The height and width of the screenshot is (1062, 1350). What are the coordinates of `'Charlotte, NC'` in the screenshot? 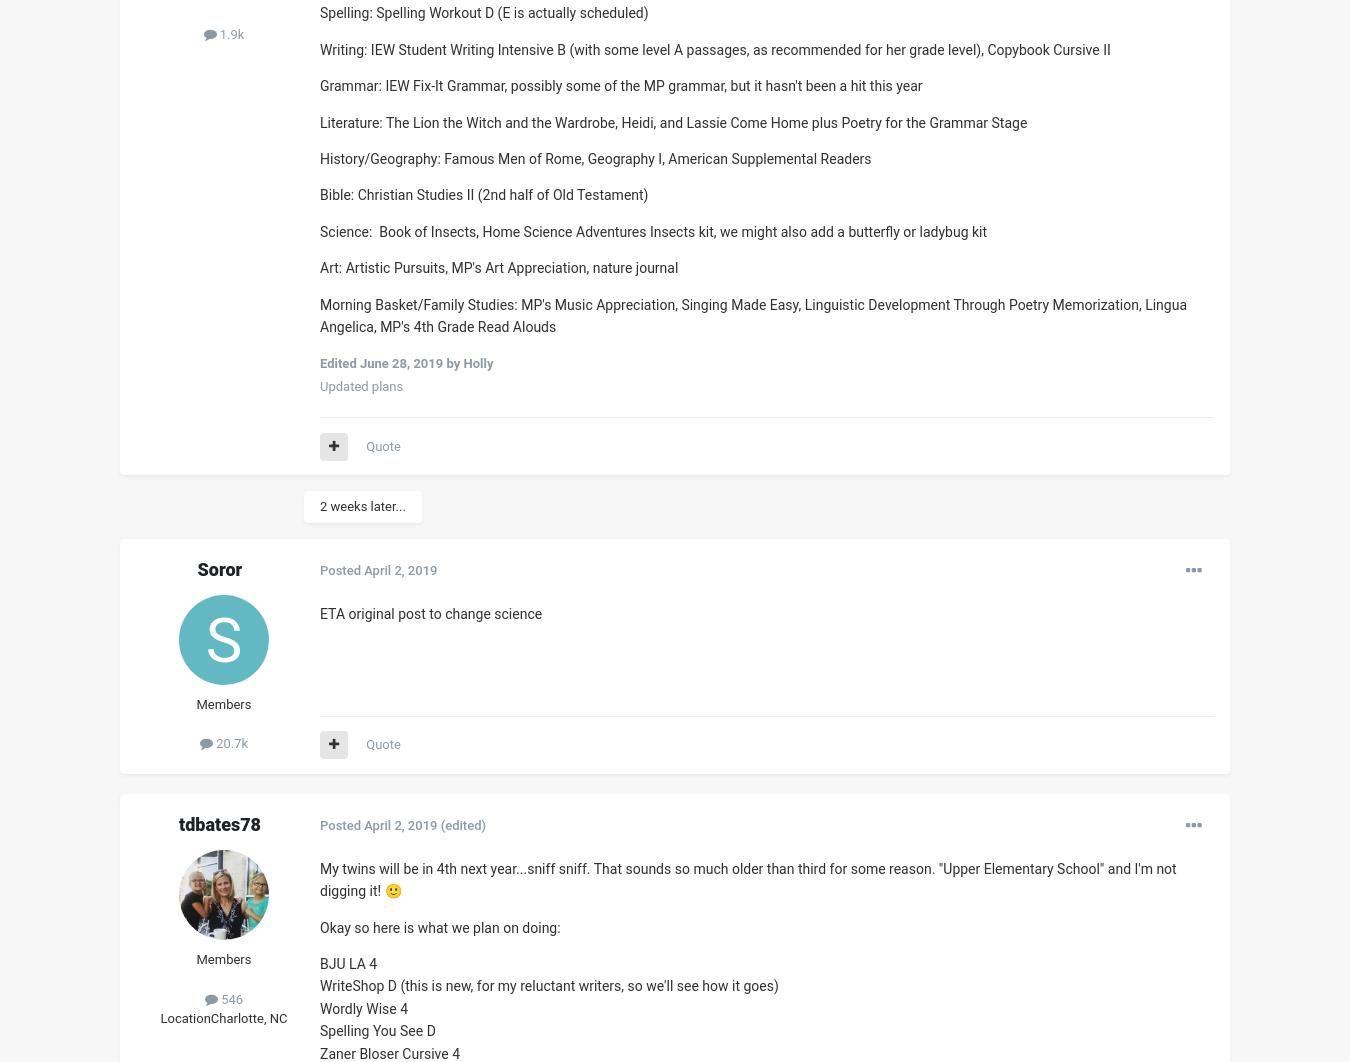 It's located at (210, 1017).